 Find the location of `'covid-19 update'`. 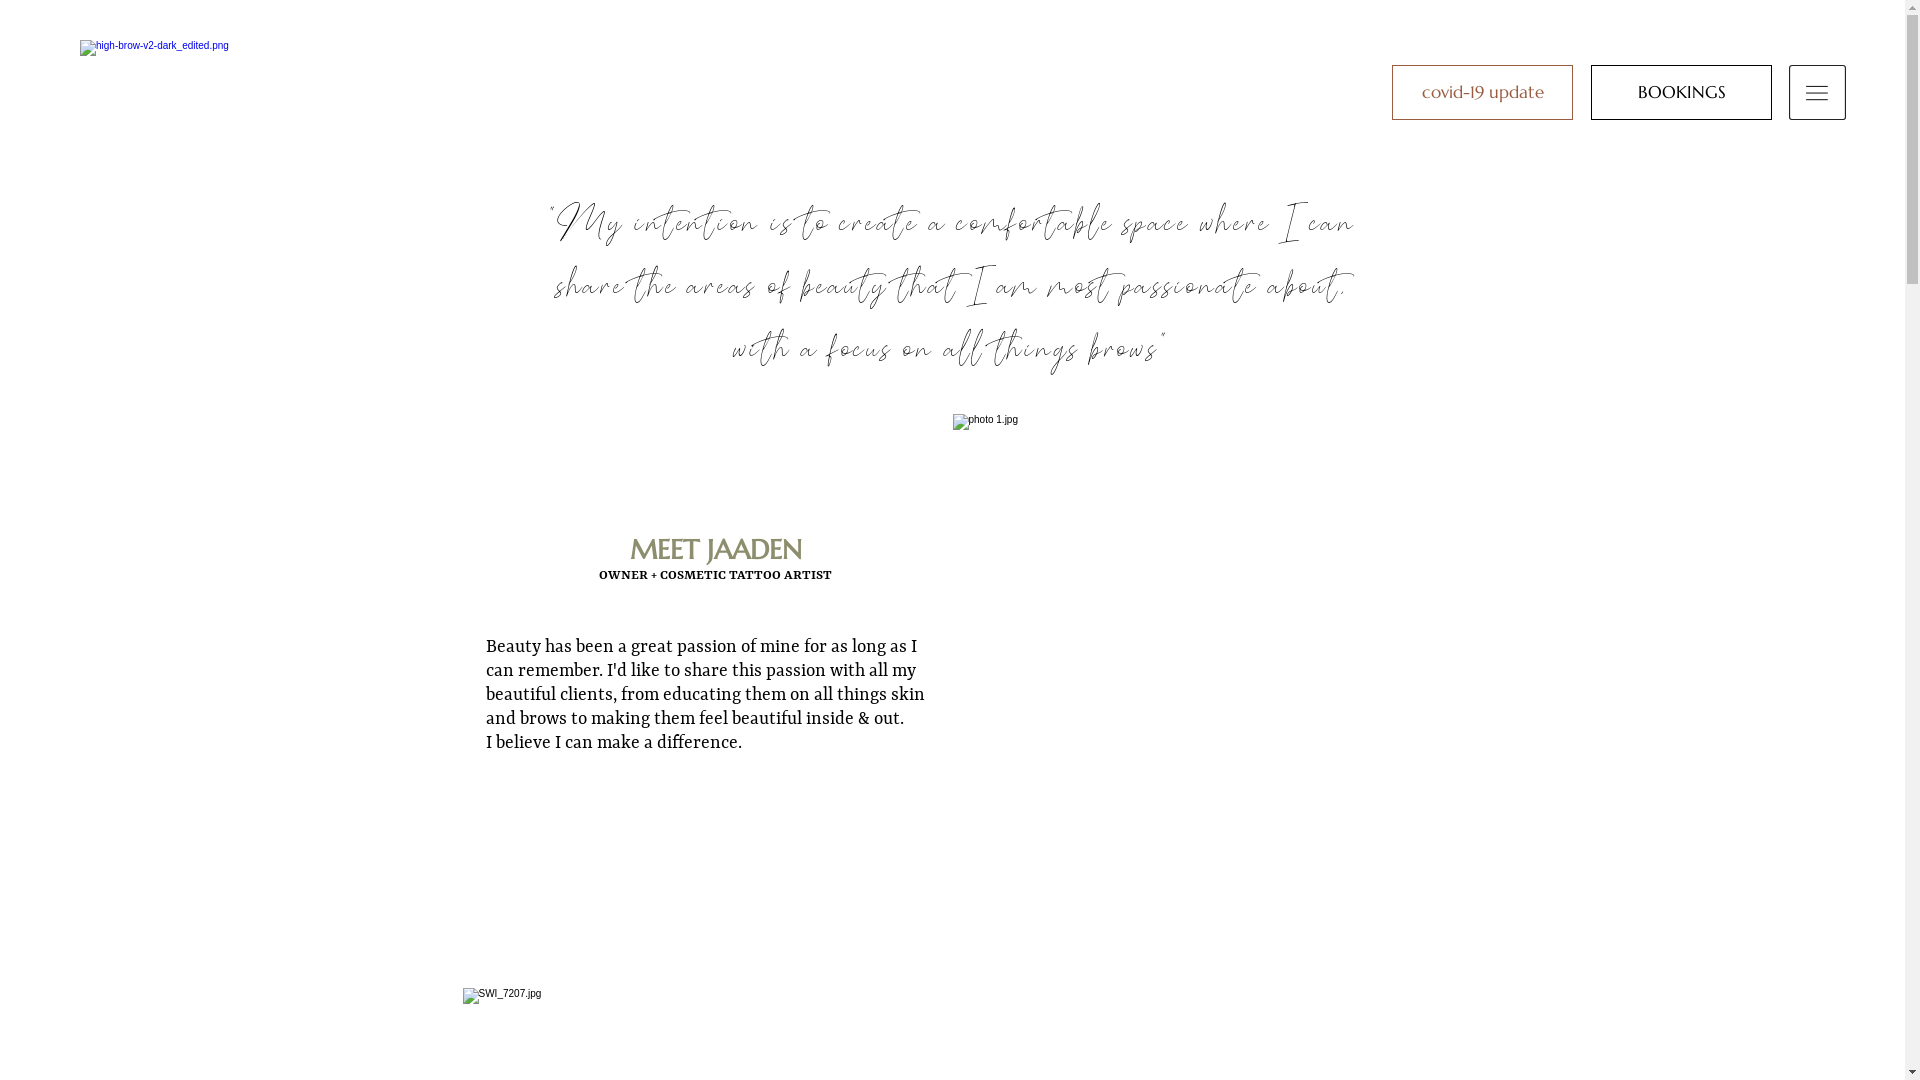

'covid-19 update' is located at coordinates (1482, 92).